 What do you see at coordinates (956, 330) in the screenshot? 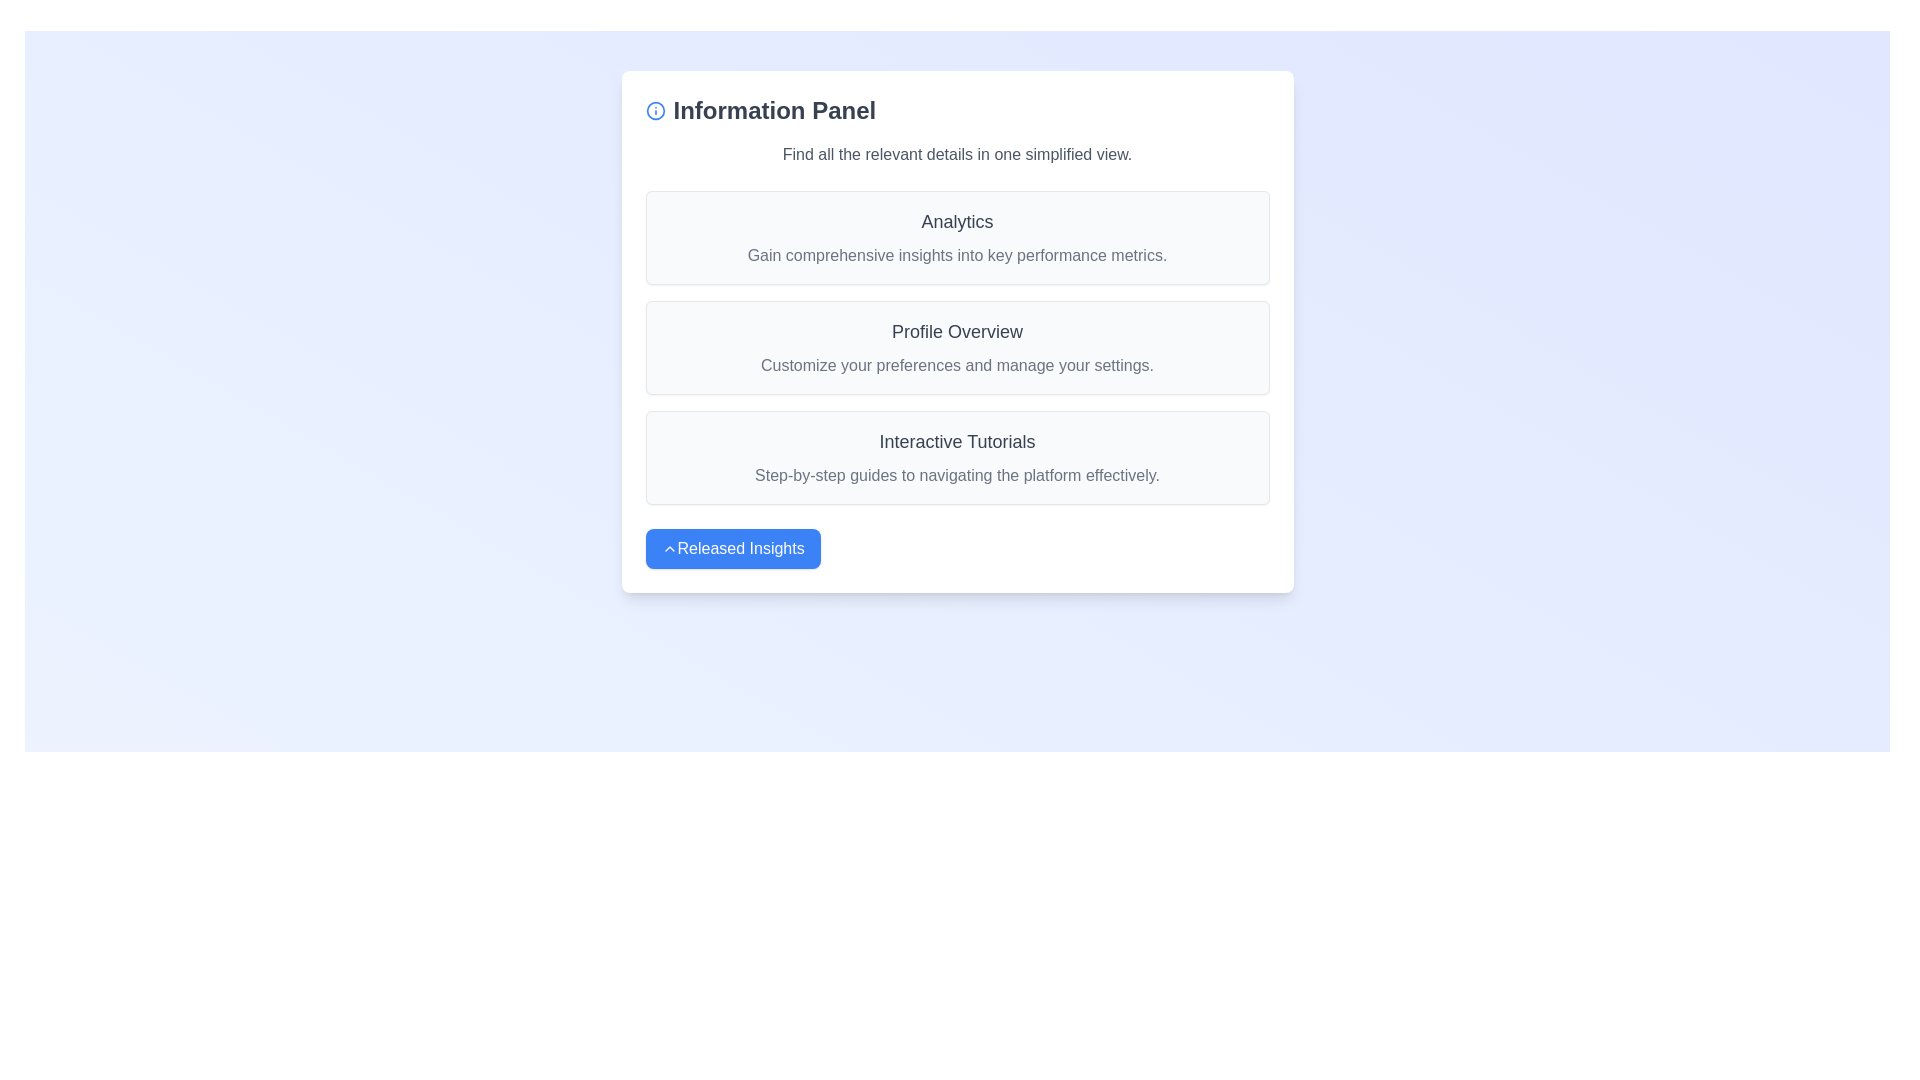
I see `the sections within the Informational Card that provide an overview of key features such as 'Analytics', 'Profile Overview', and 'Interactive Tutorials', if they are interactive` at bounding box center [956, 330].